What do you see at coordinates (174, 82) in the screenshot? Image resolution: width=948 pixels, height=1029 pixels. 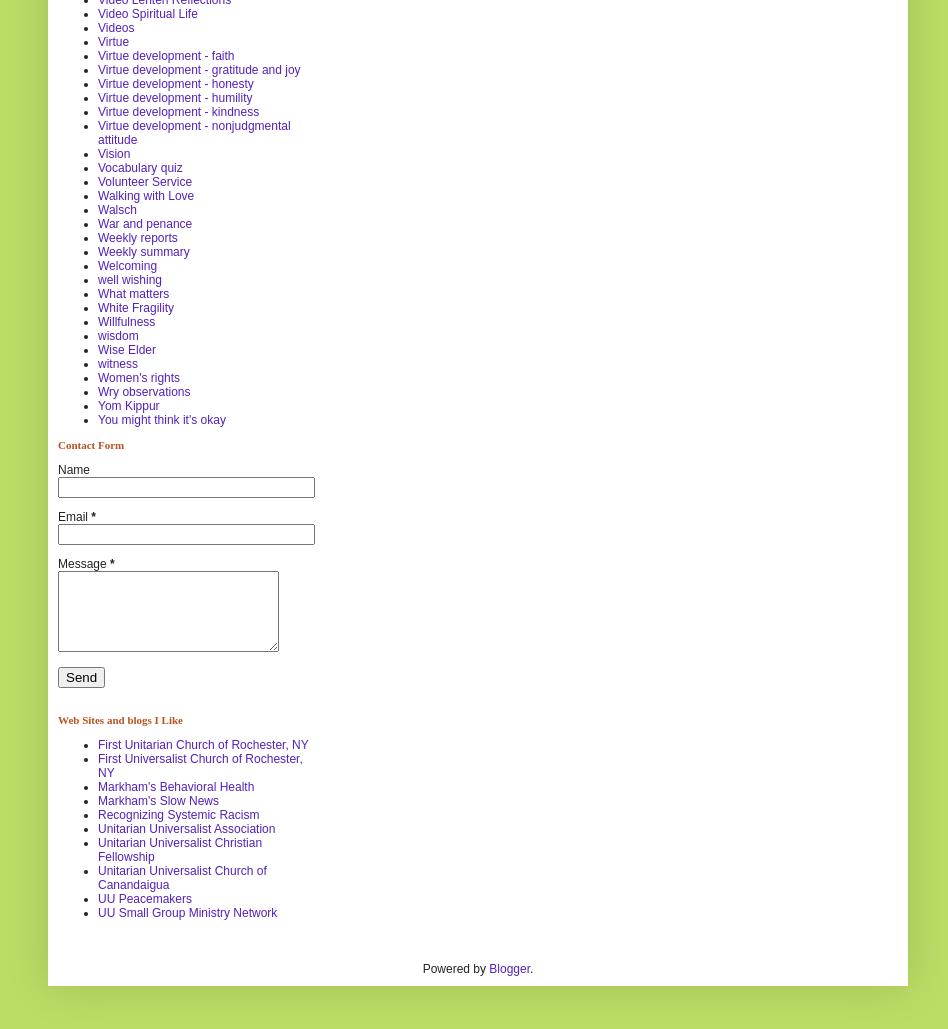 I see `'Virtue development - honesty'` at bounding box center [174, 82].